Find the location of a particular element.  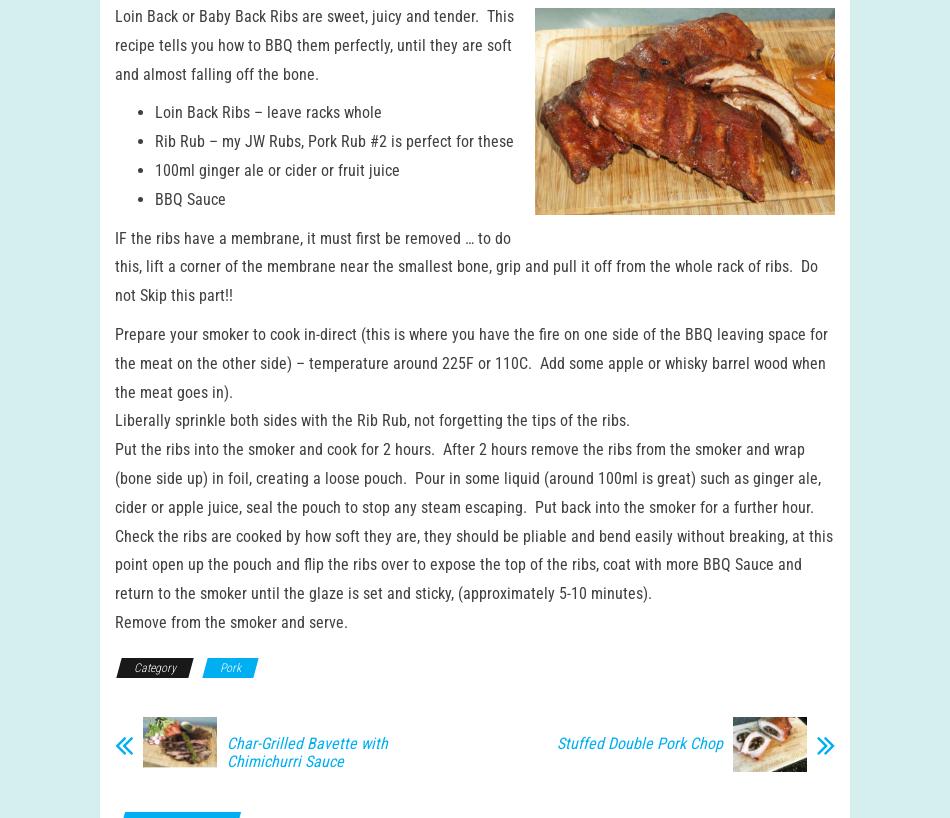

'!!' is located at coordinates (229, 313).